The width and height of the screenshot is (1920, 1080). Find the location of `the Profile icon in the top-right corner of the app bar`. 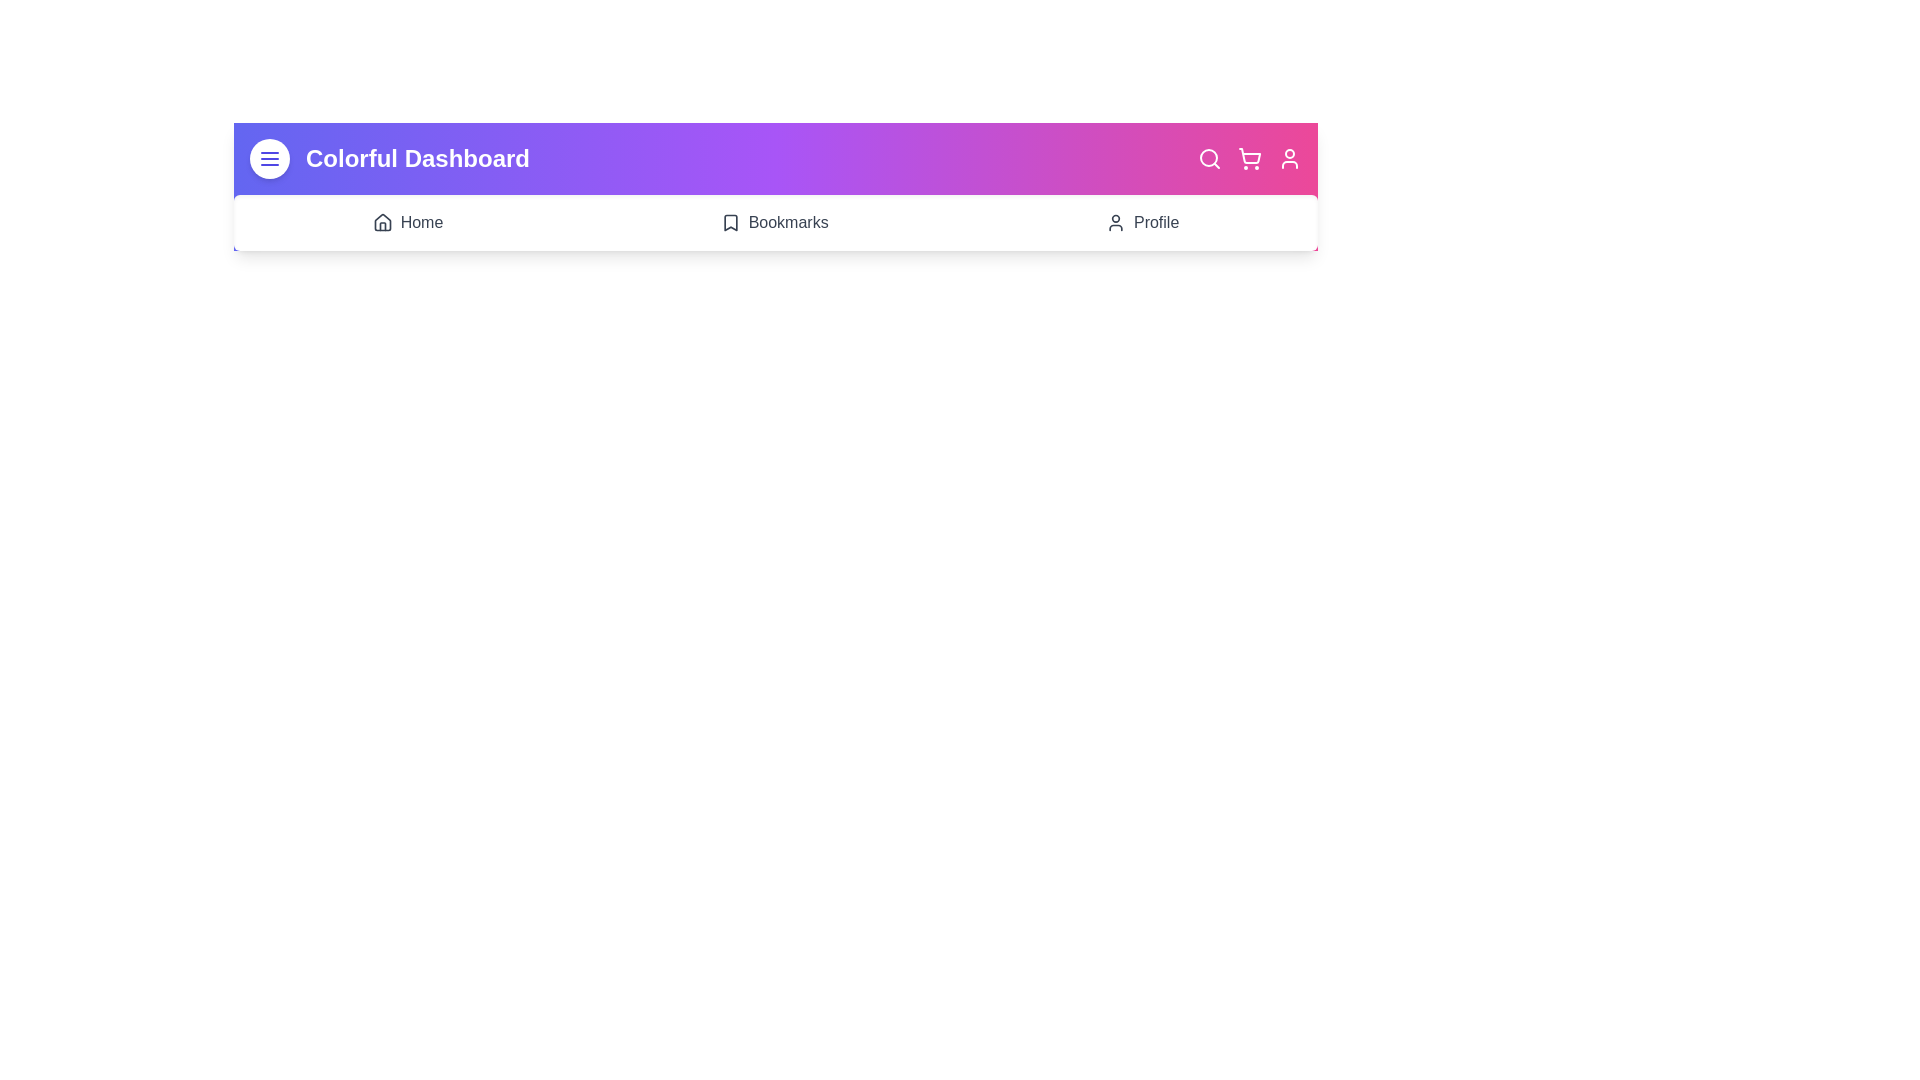

the Profile icon in the top-right corner of the app bar is located at coordinates (1290, 157).